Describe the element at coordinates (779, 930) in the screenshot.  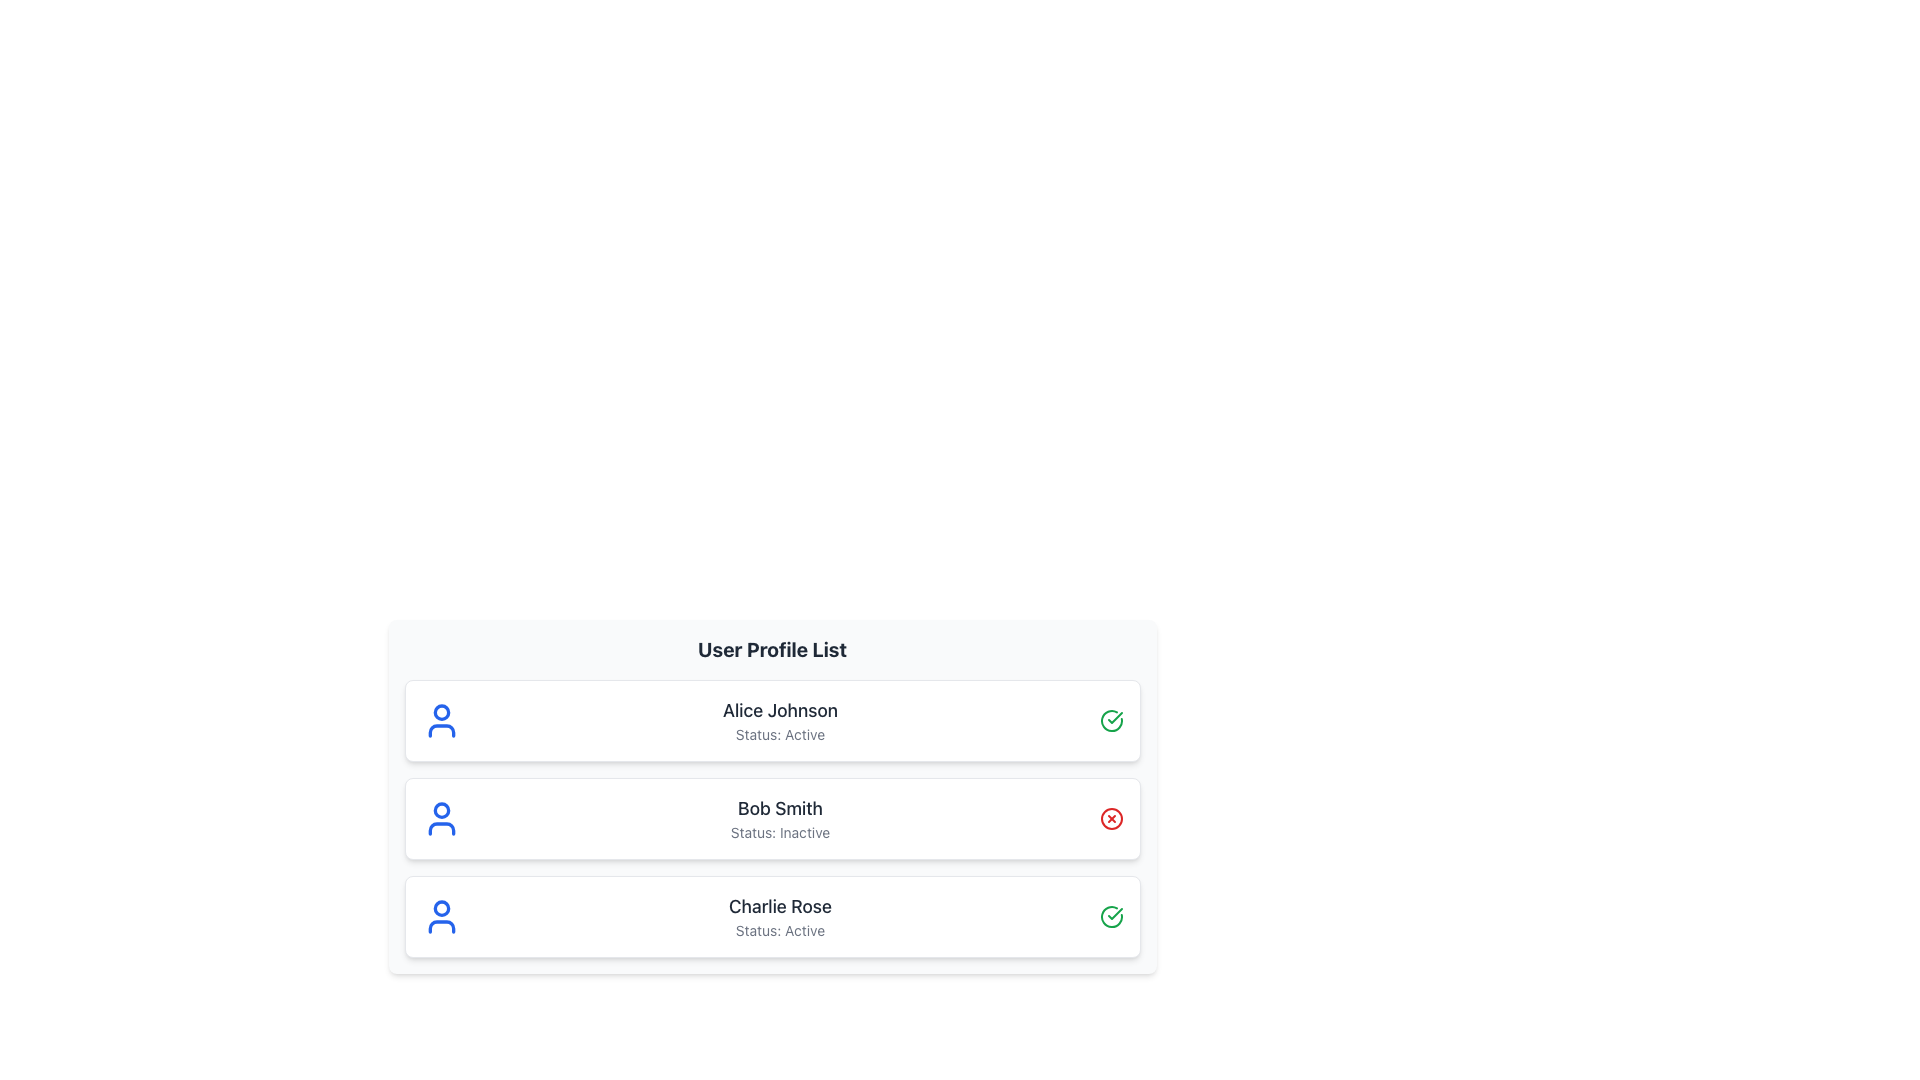
I see `the status information text label for user 'Charlie Rose', which indicates the user is active and is located in the bottom text segment of the profile card` at that location.